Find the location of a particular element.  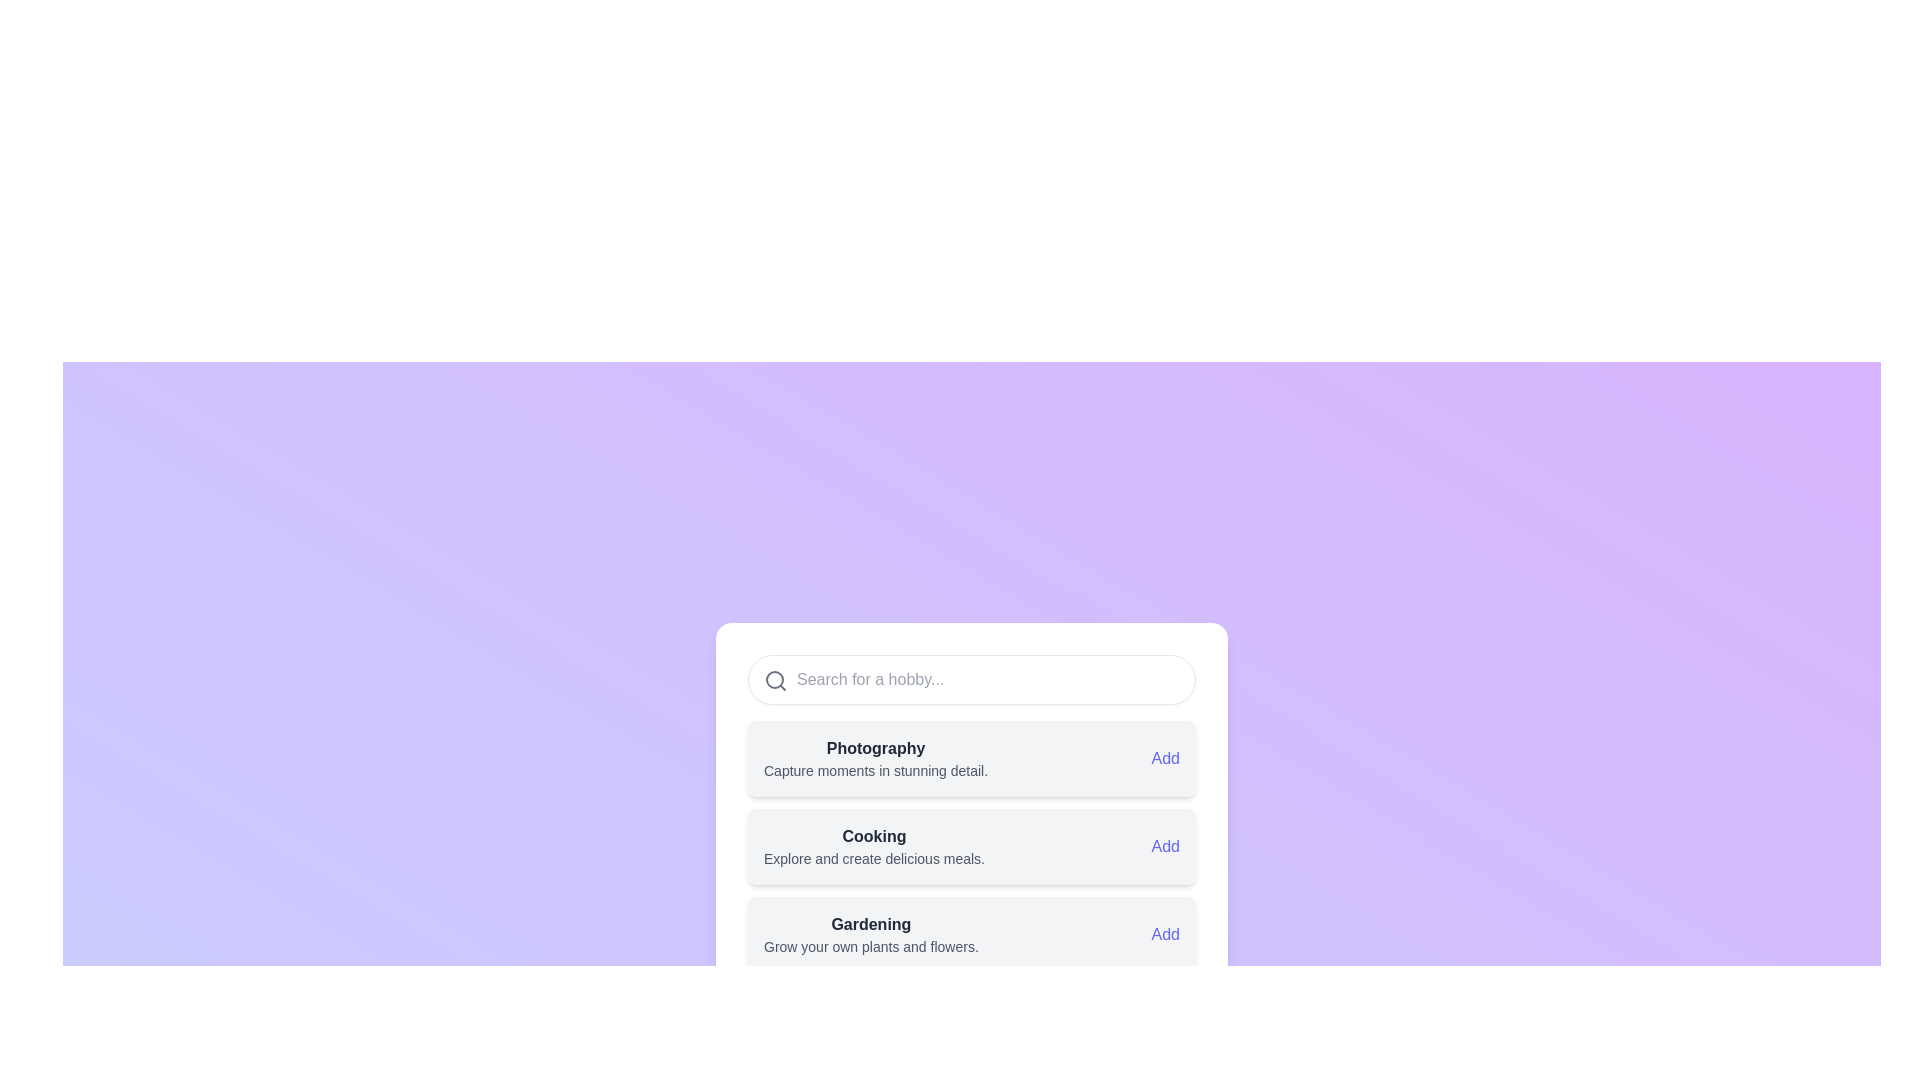

the 'Add' button, which is a blue-colored textual component located at the bottom-most card of a vertically stacked list of cards, aligned to the right side of the card is located at coordinates (1165, 934).